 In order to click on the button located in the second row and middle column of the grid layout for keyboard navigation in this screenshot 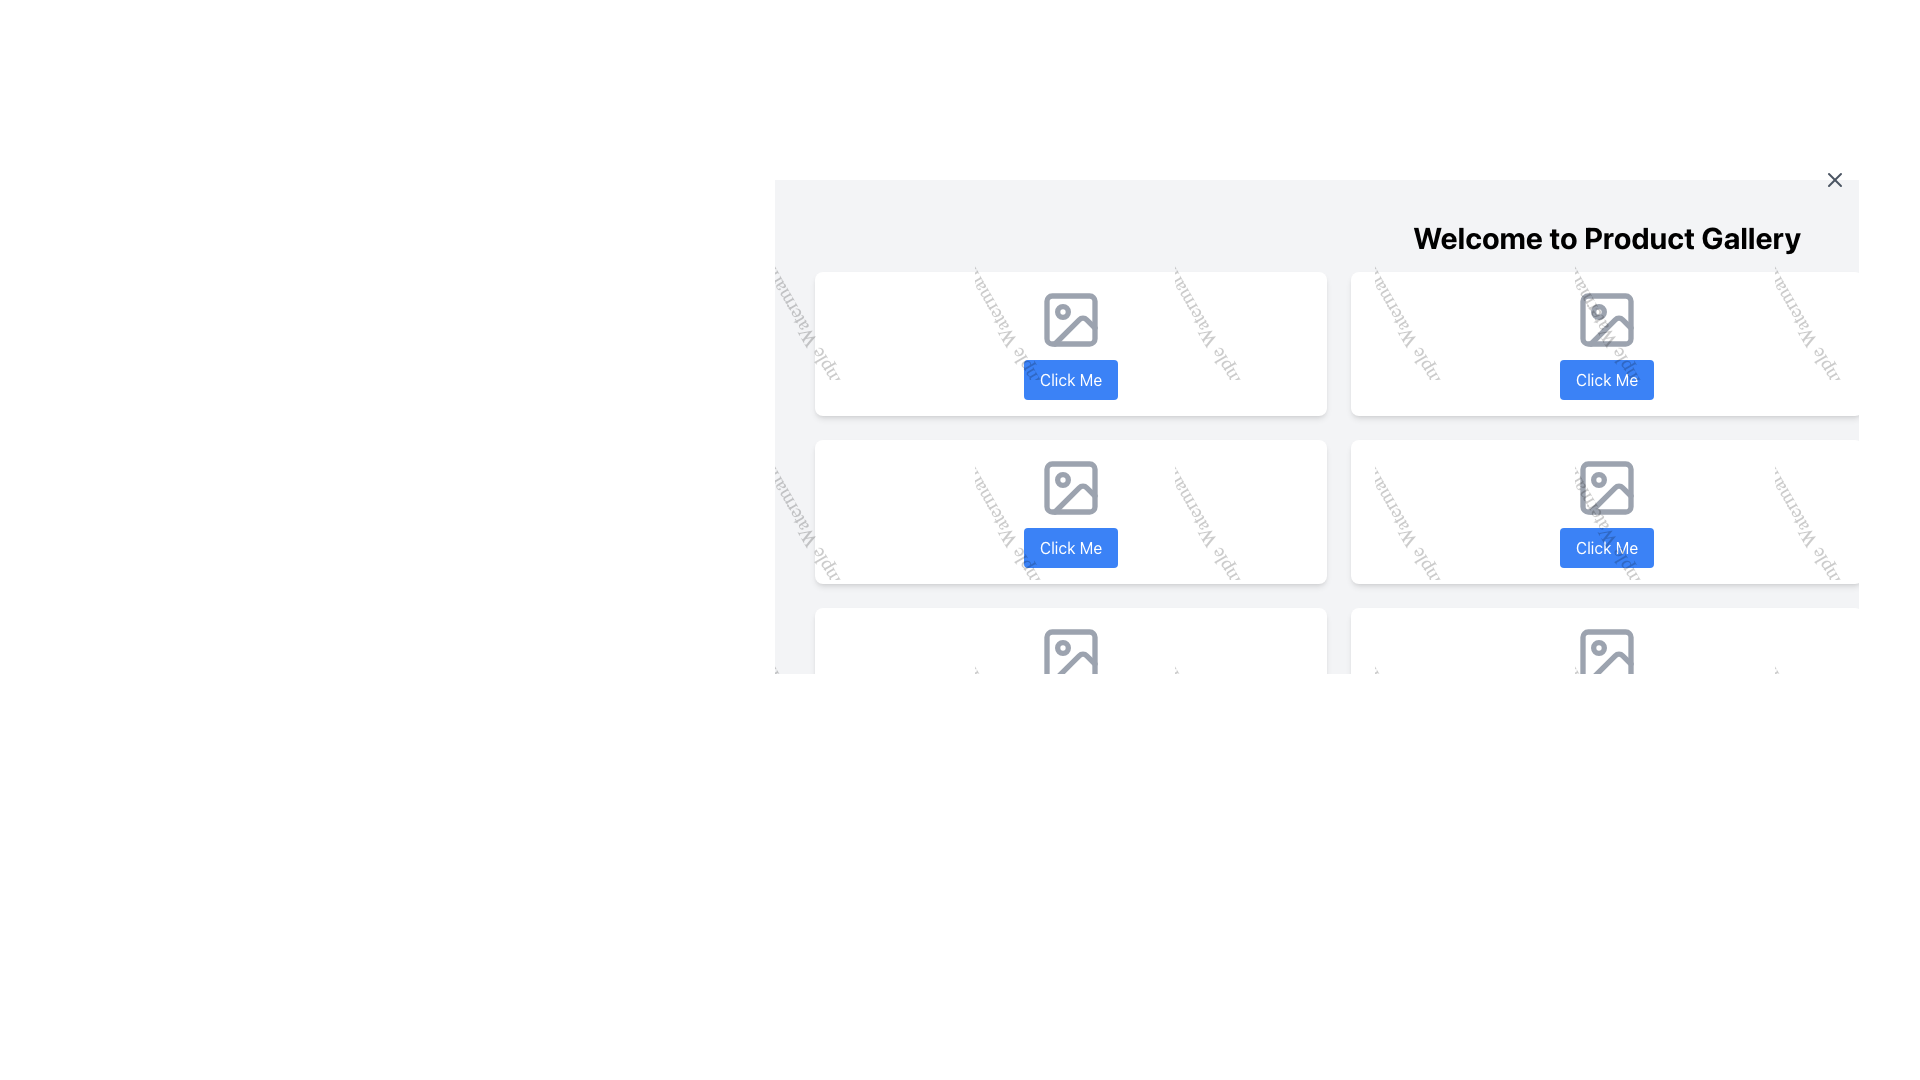, I will do `click(1607, 511)`.